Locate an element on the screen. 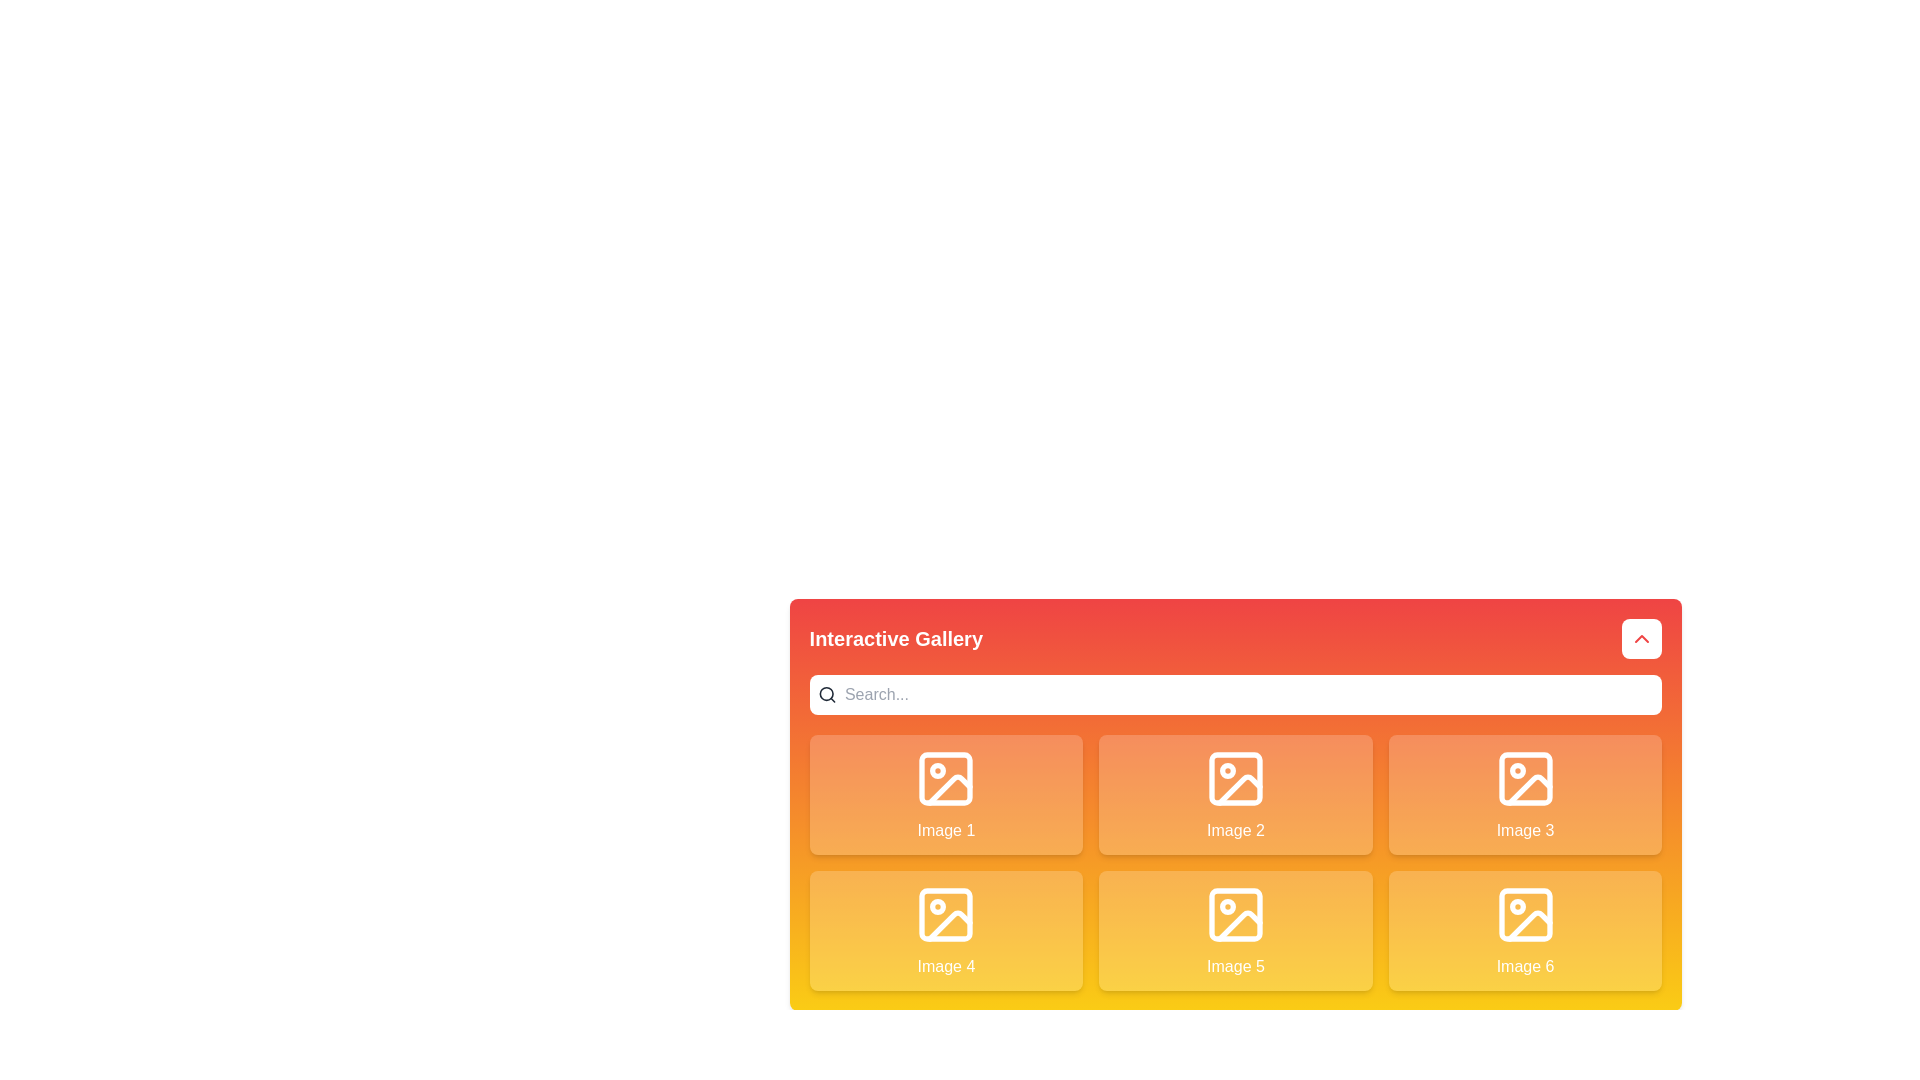 This screenshot has height=1080, width=1920. the magnifying glass icon representing search functionality, located at the leftmost side of the horizontal search bar below the title 'Interactive Gallery' is located at coordinates (827, 693).